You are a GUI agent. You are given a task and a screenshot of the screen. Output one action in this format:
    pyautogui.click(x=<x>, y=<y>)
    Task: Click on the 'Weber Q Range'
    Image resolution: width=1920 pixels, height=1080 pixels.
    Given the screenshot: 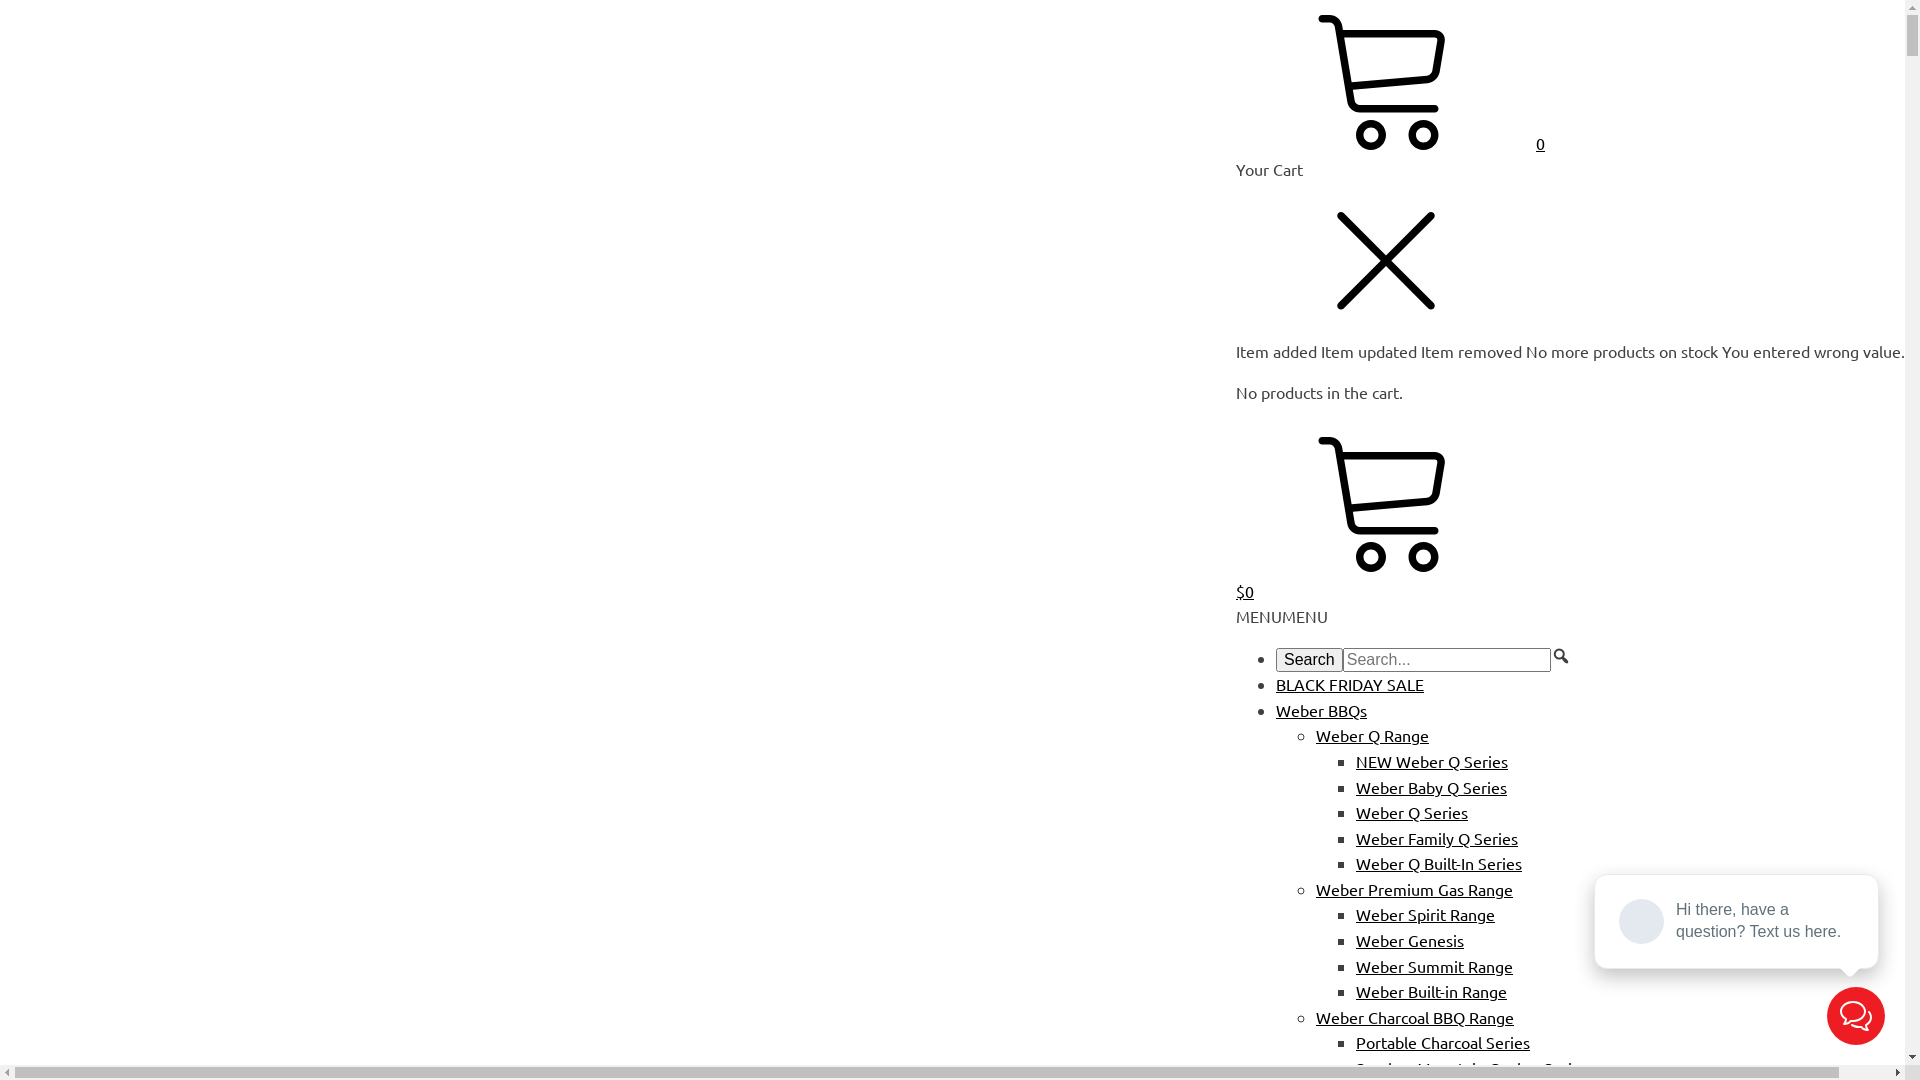 What is the action you would take?
    pyautogui.click(x=1371, y=735)
    